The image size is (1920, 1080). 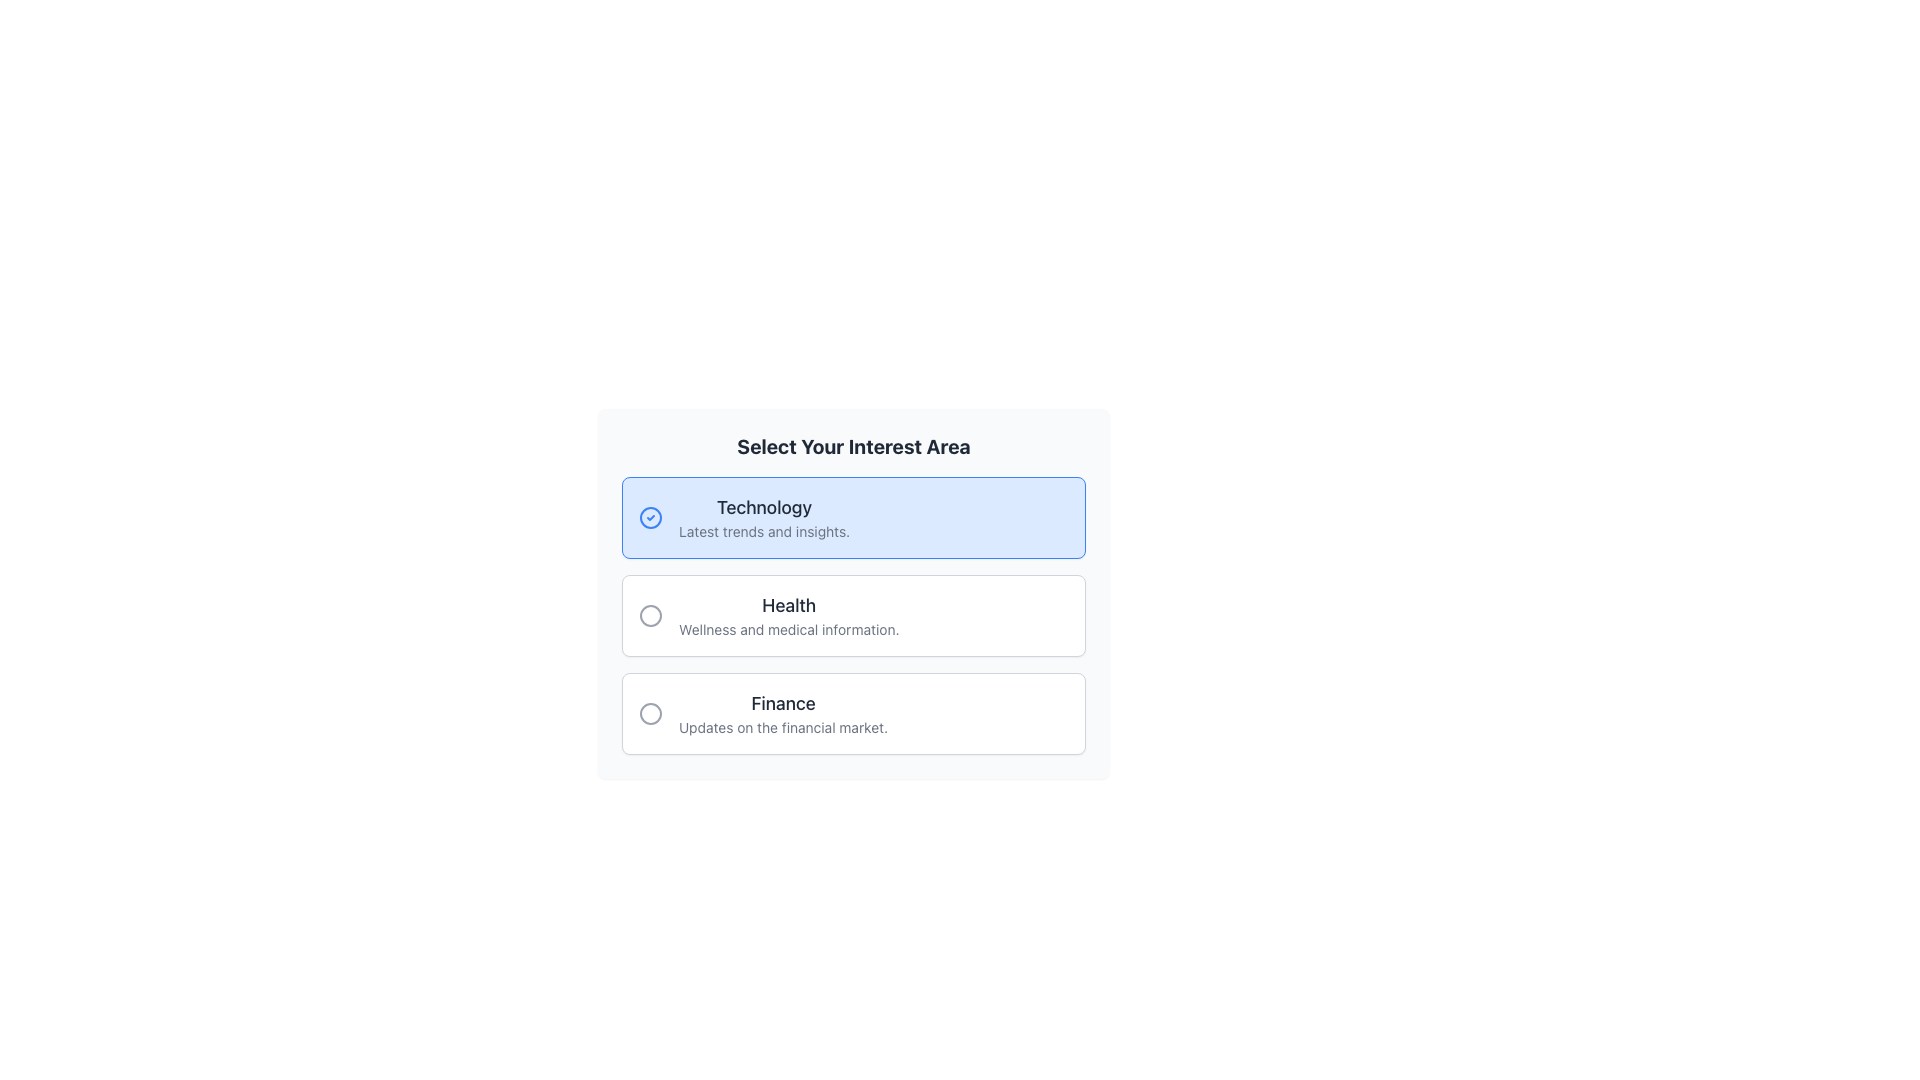 What do you see at coordinates (763, 507) in the screenshot?
I see `the text label 'Technology' which is styled with a large bold font and is part of a blue-highlighted selection box` at bounding box center [763, 507].